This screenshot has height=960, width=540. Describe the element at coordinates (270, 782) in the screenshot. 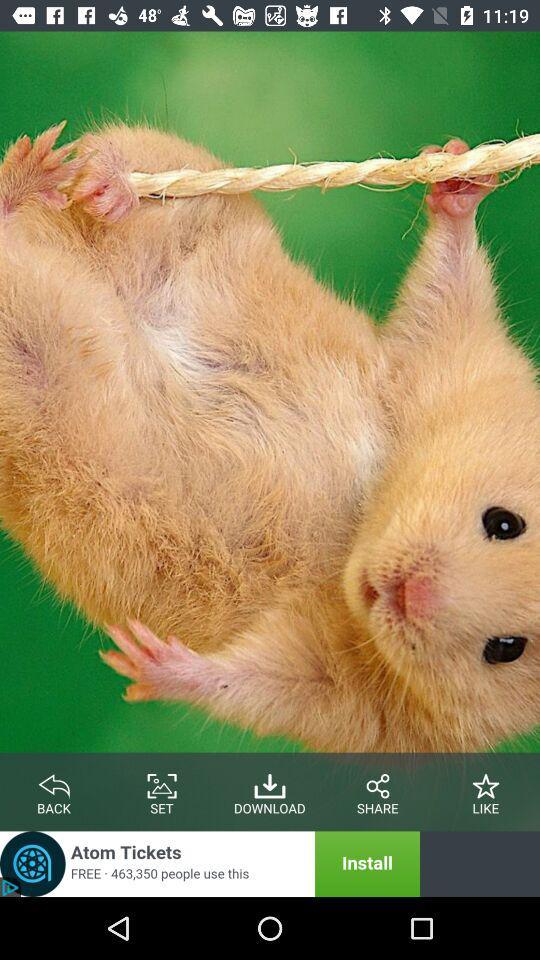

I see `download` at that location.